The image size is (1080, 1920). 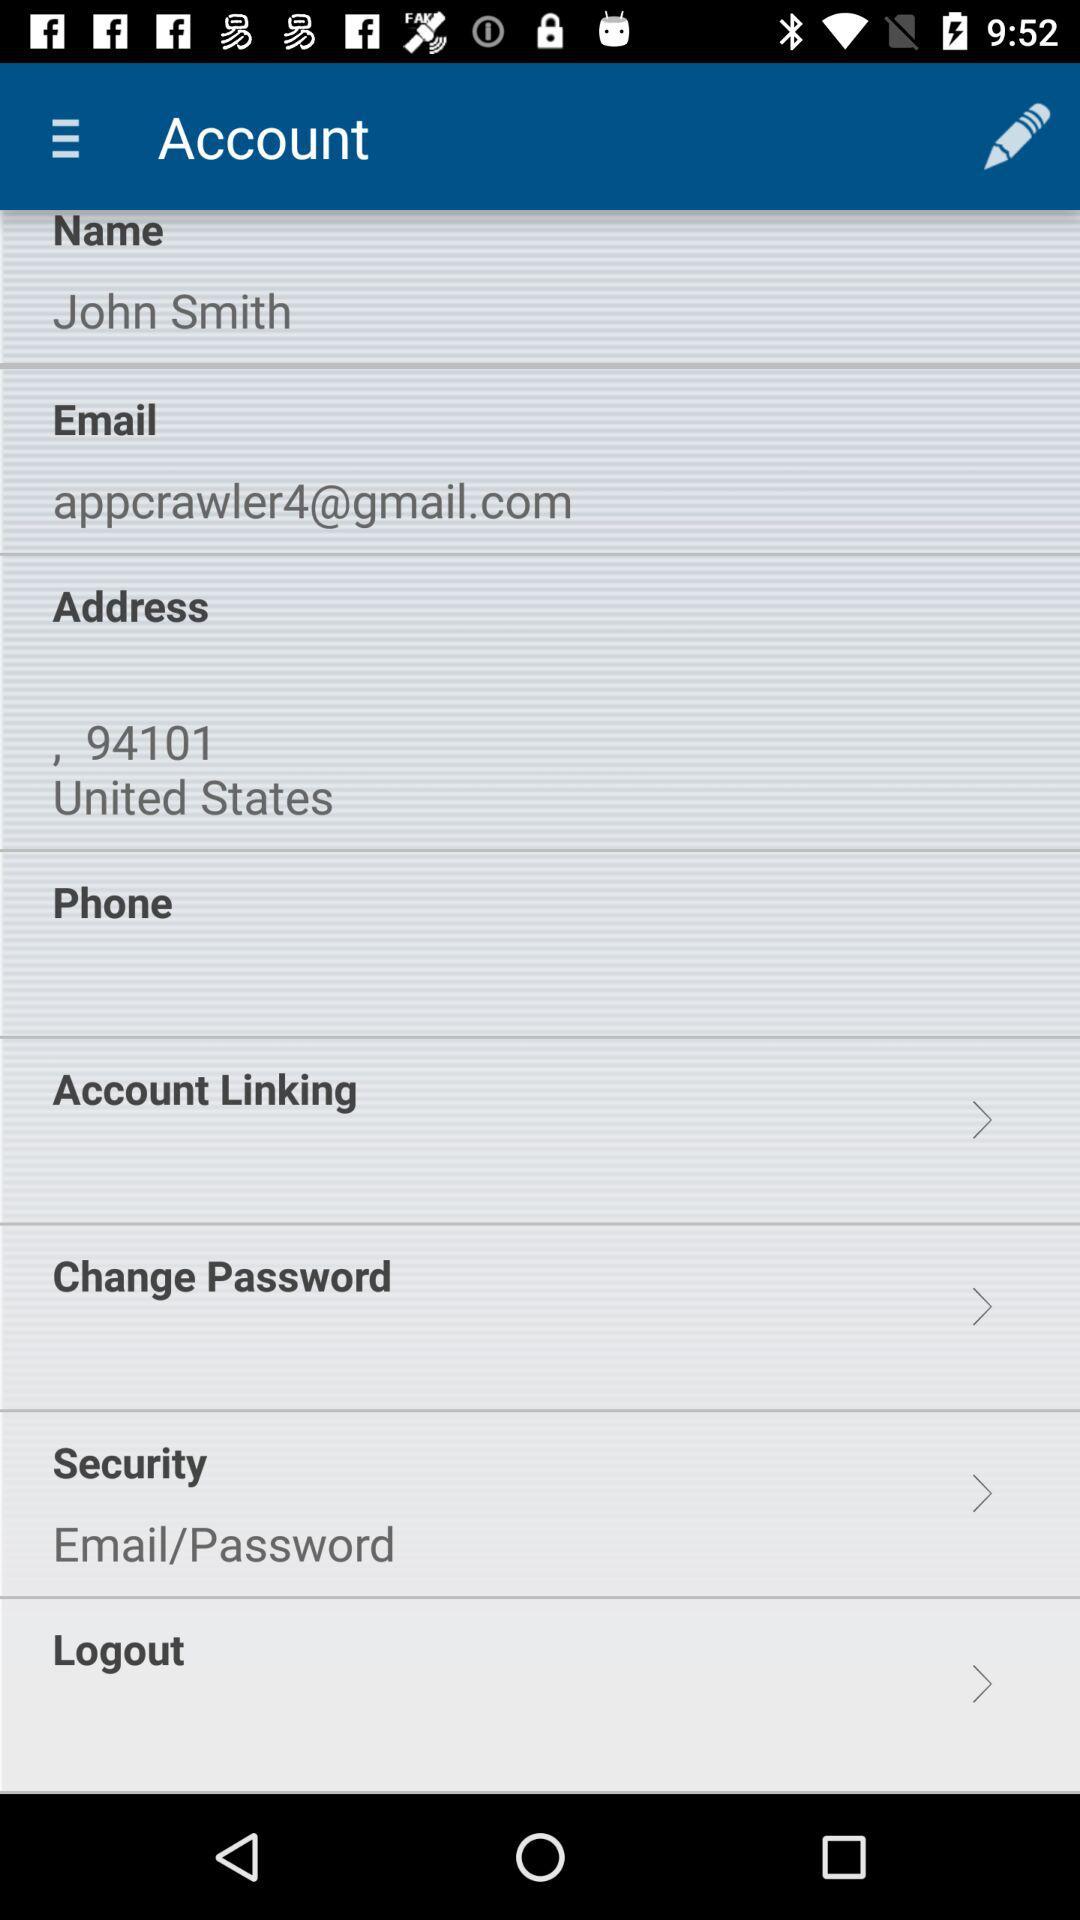 I want to click on email/password, so click(x=224, y=1542).